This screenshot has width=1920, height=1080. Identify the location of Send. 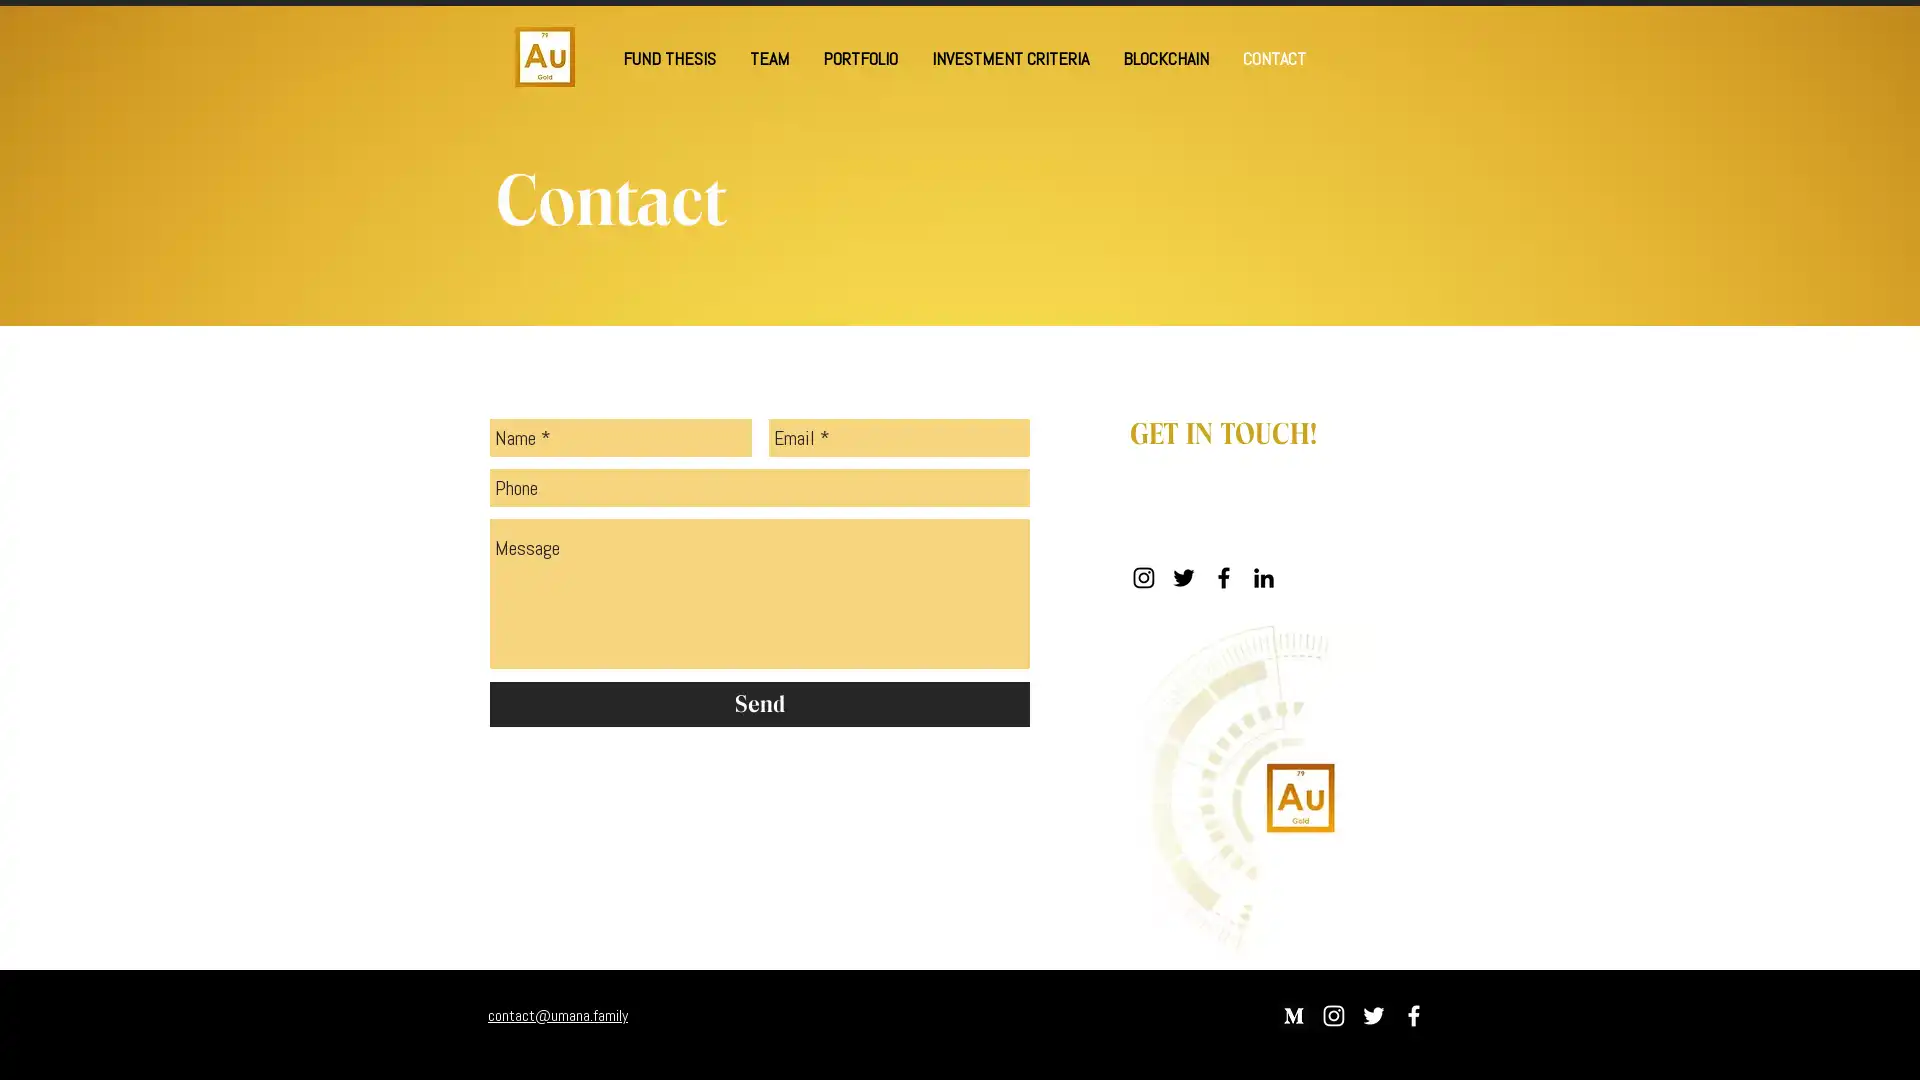
(758, 703).